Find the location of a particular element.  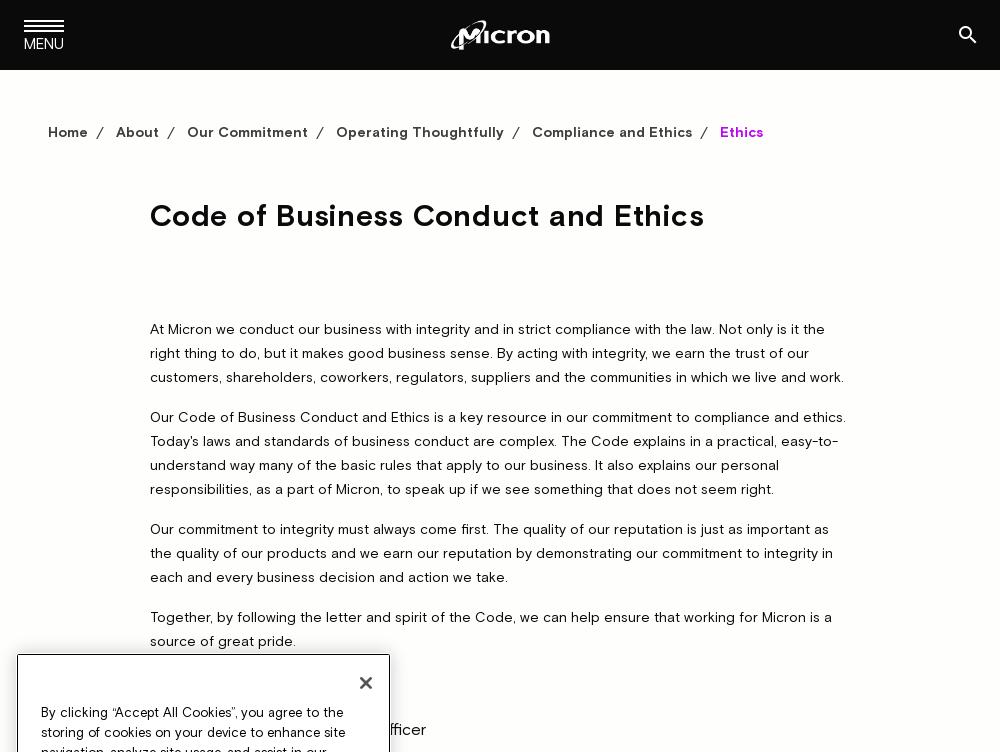

'Together, by following the letter and spirit of the Code, we can help ensure that working for Micron is a source of great pride.' is located at coordinates (490, 627).